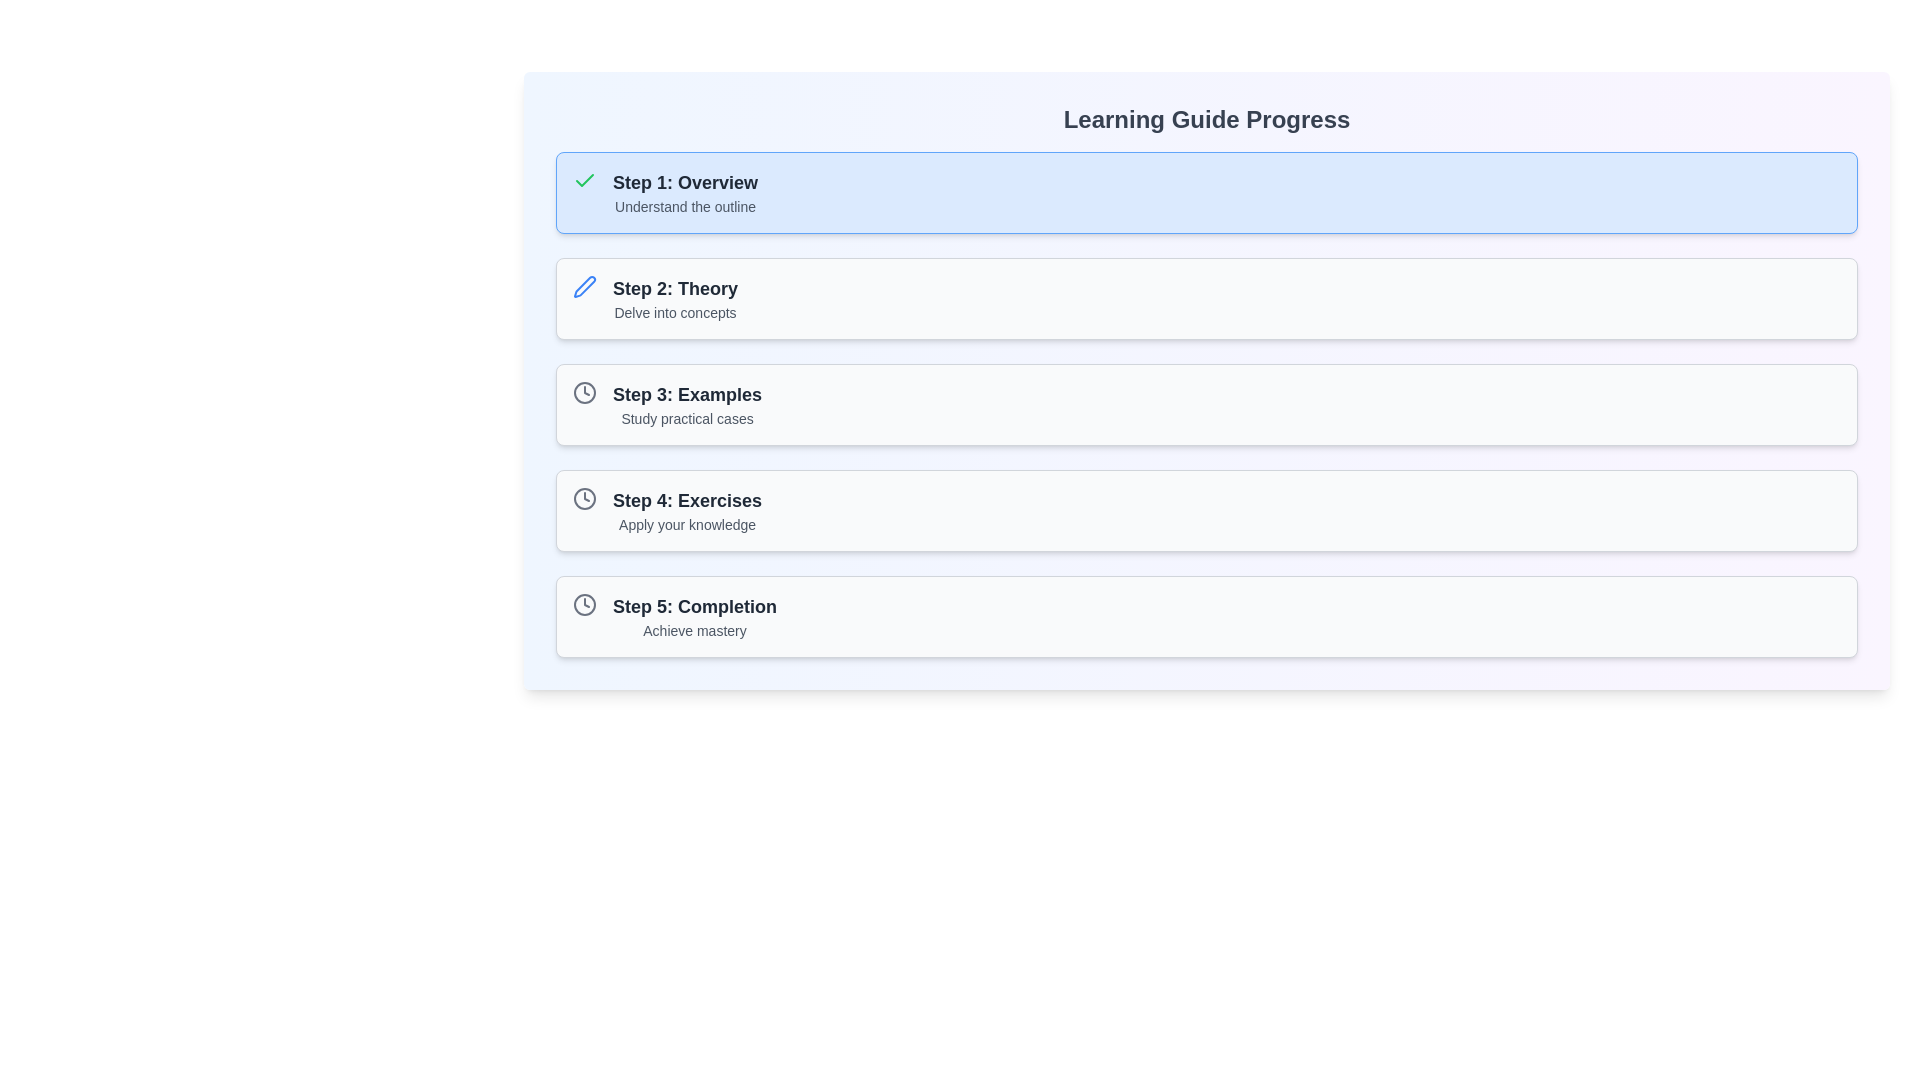 This screenshot has height=1080, width=1920. What do you see at coordinates (584, 180) in the screenshot?
I see `the green checkmark icon located to the left of 'Step 1: Overview' in the 'Learning Guide Progress' interface as a confirmation indicator` at bounding box center [584, 180].